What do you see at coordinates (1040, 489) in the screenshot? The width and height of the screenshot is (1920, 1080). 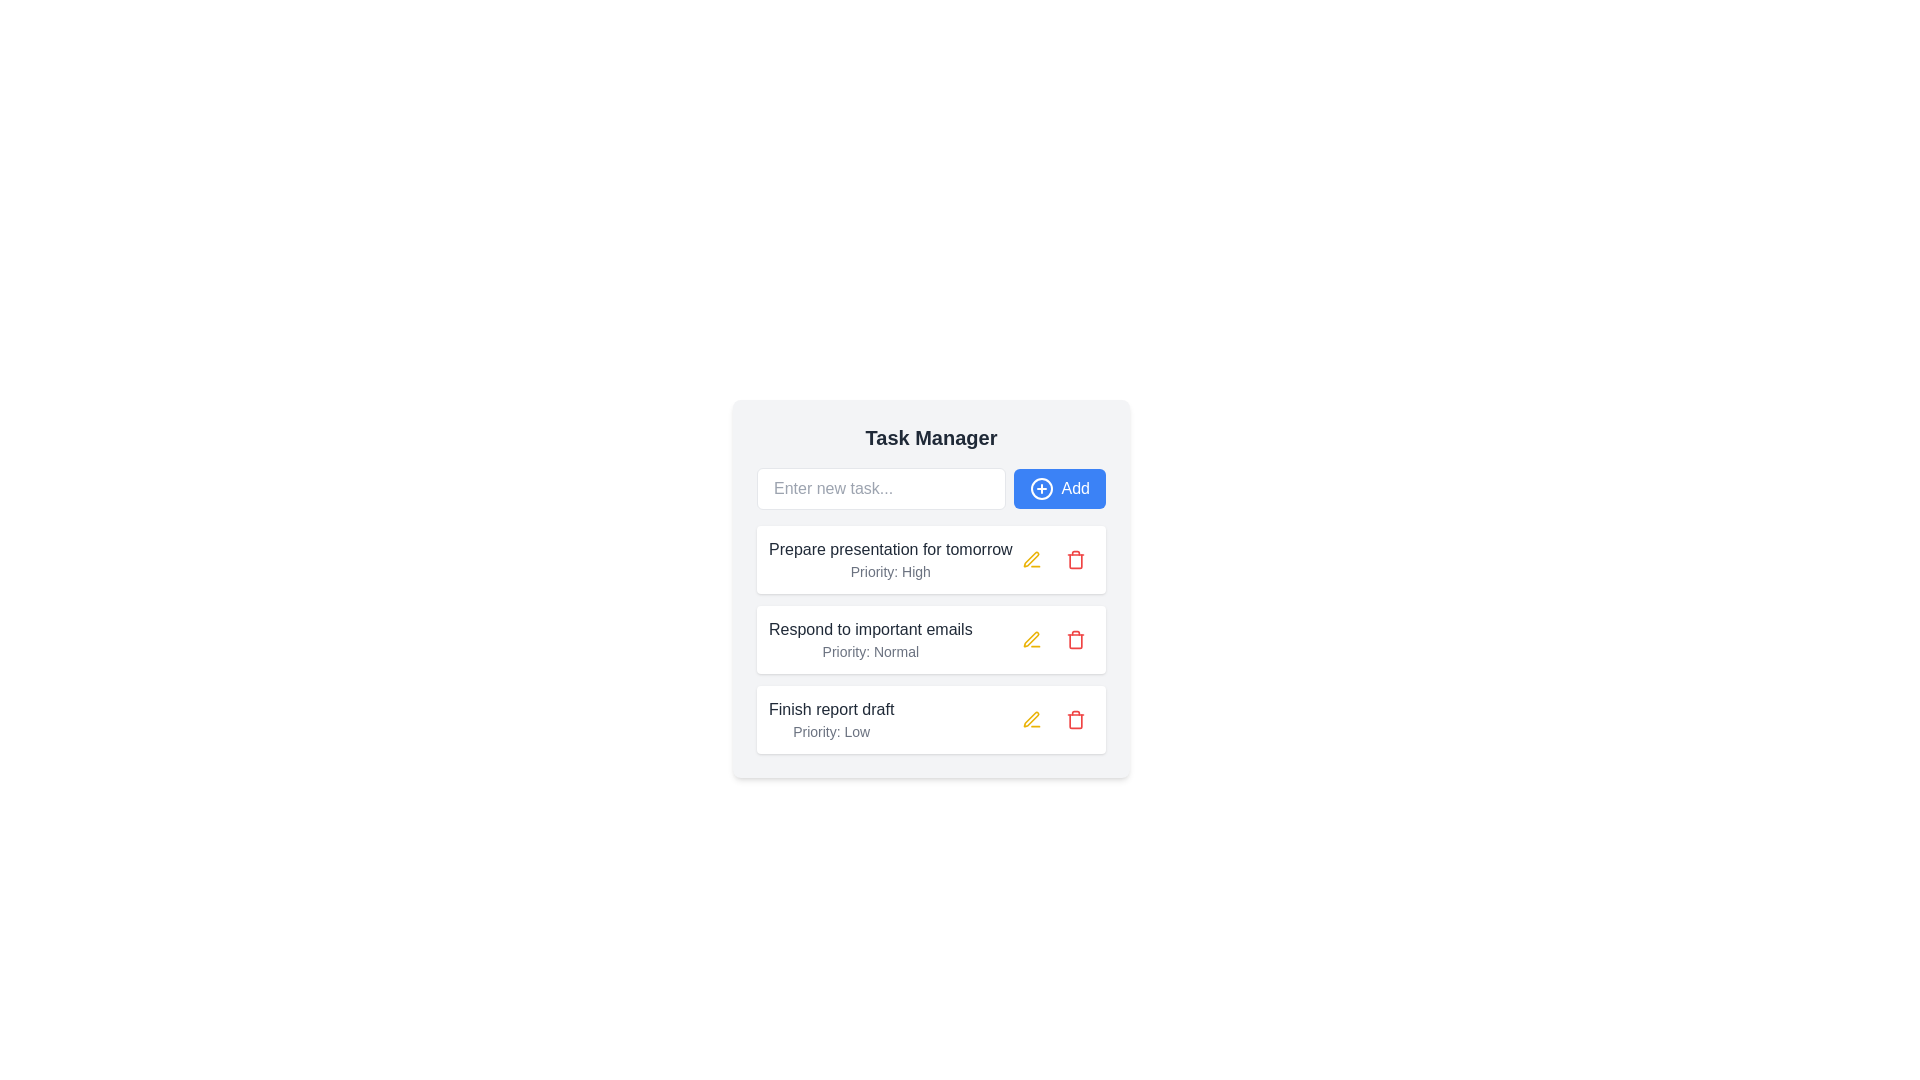 I see `the circular blue icon with a white border and plus sign located inside the 'Add' button in the Task Manager card` at bounding box center [1040, 489].